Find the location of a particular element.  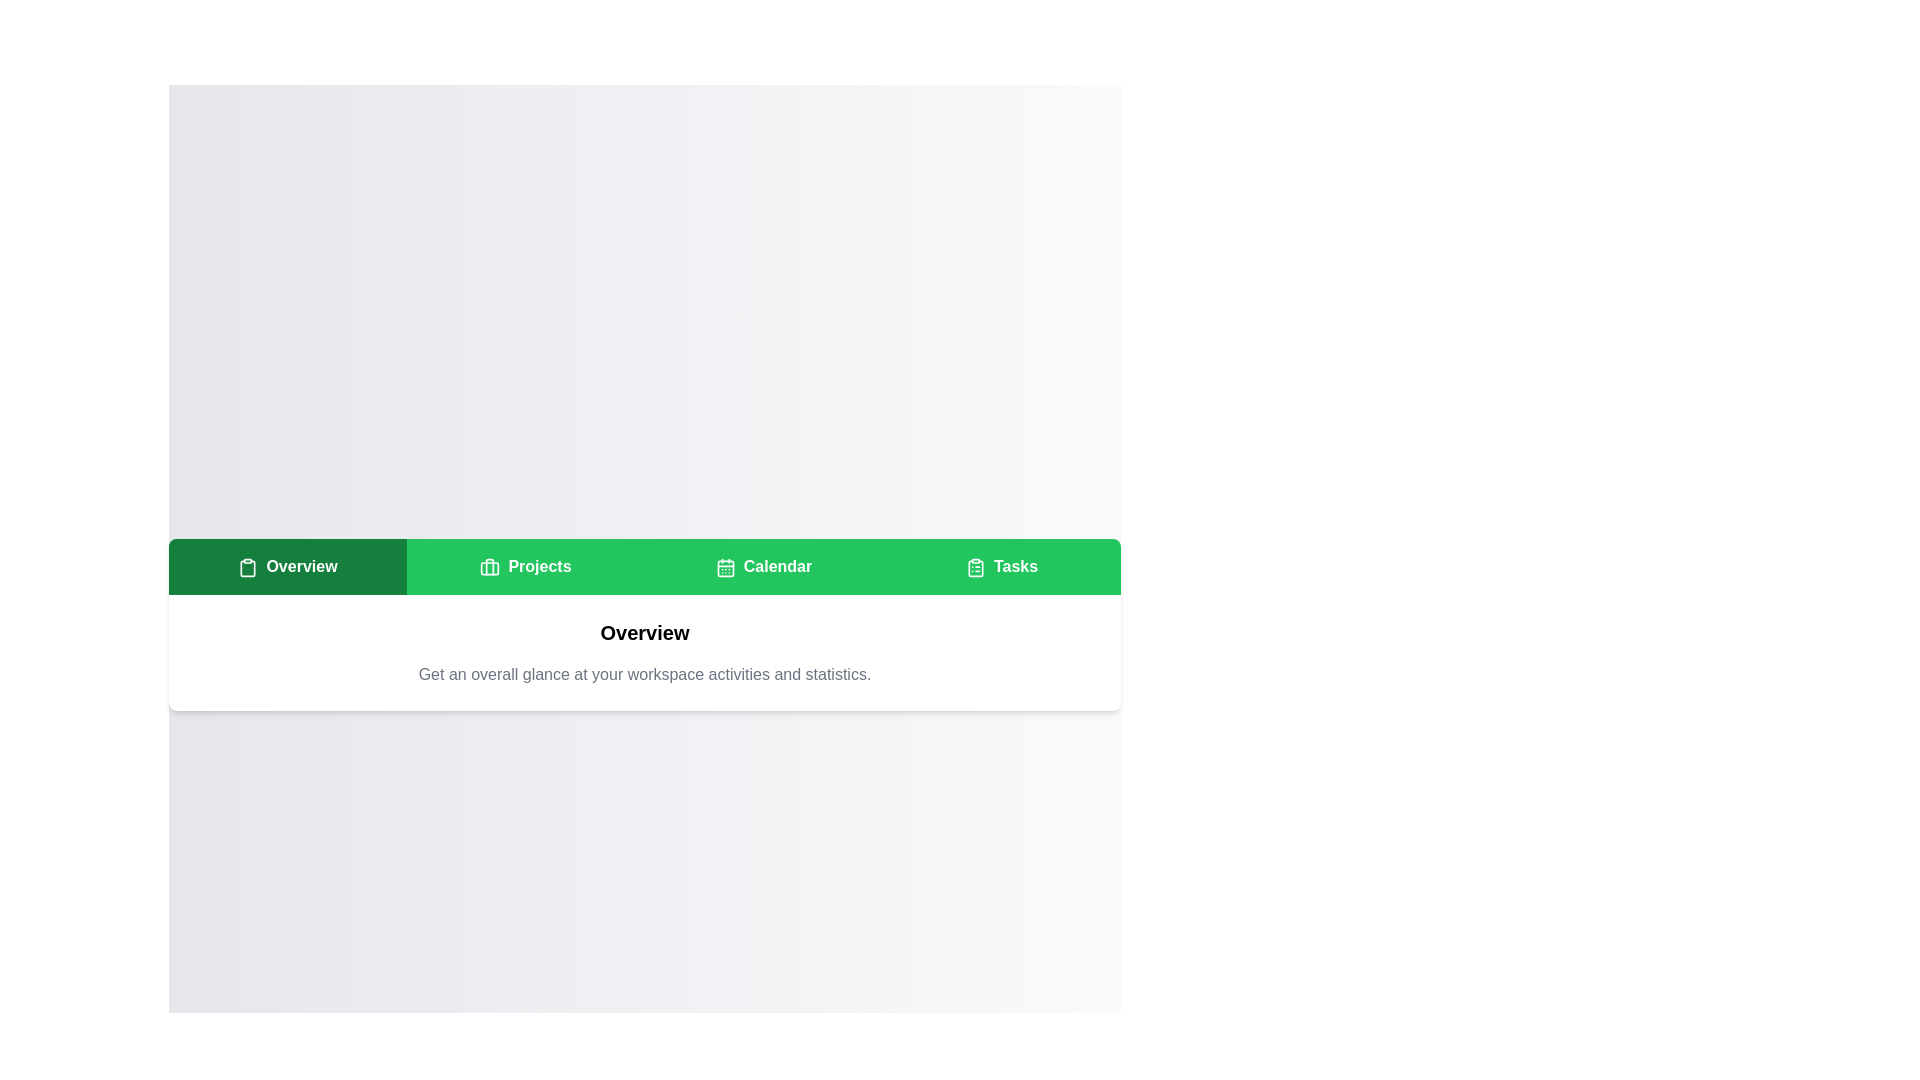

the Overview tab is located at coordinates (287, 567).